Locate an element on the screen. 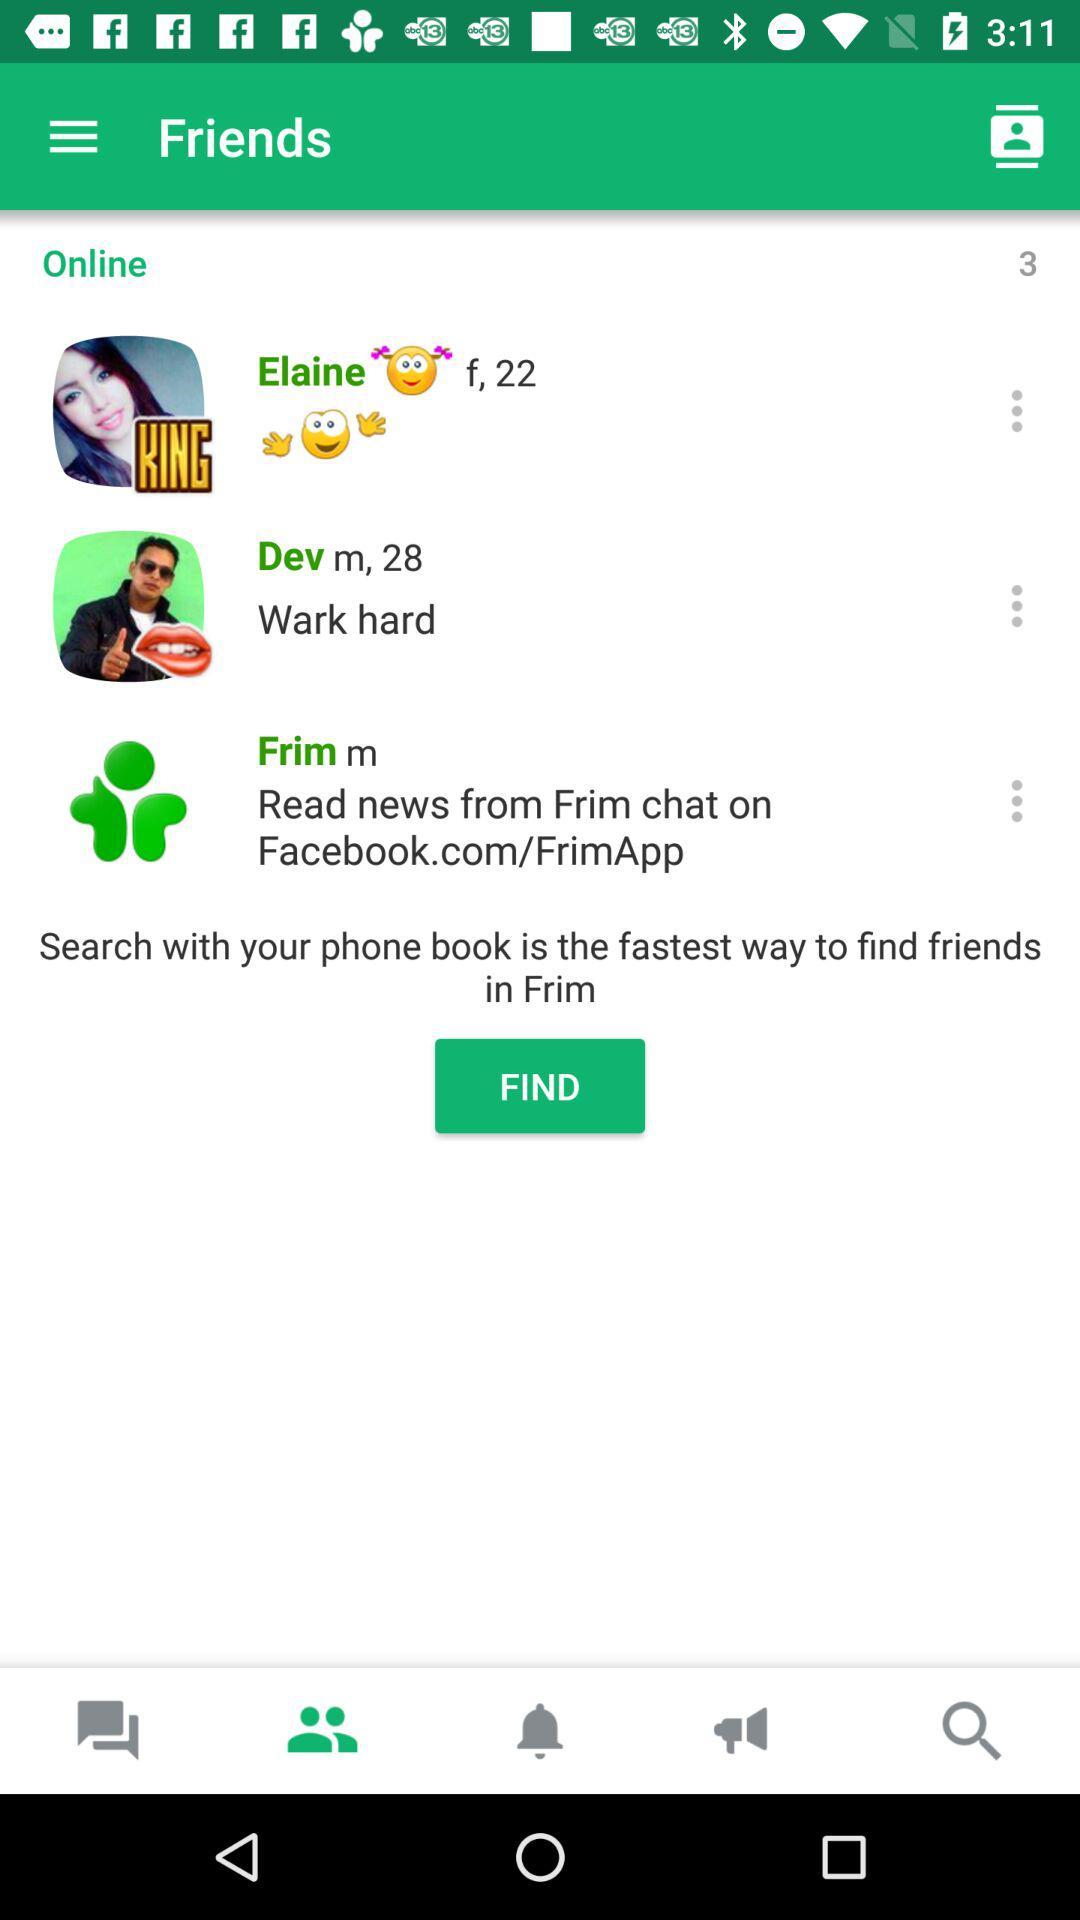 The width and height of the screenshot is (1080, 1920). other option is located at coordinates (1017, 801).